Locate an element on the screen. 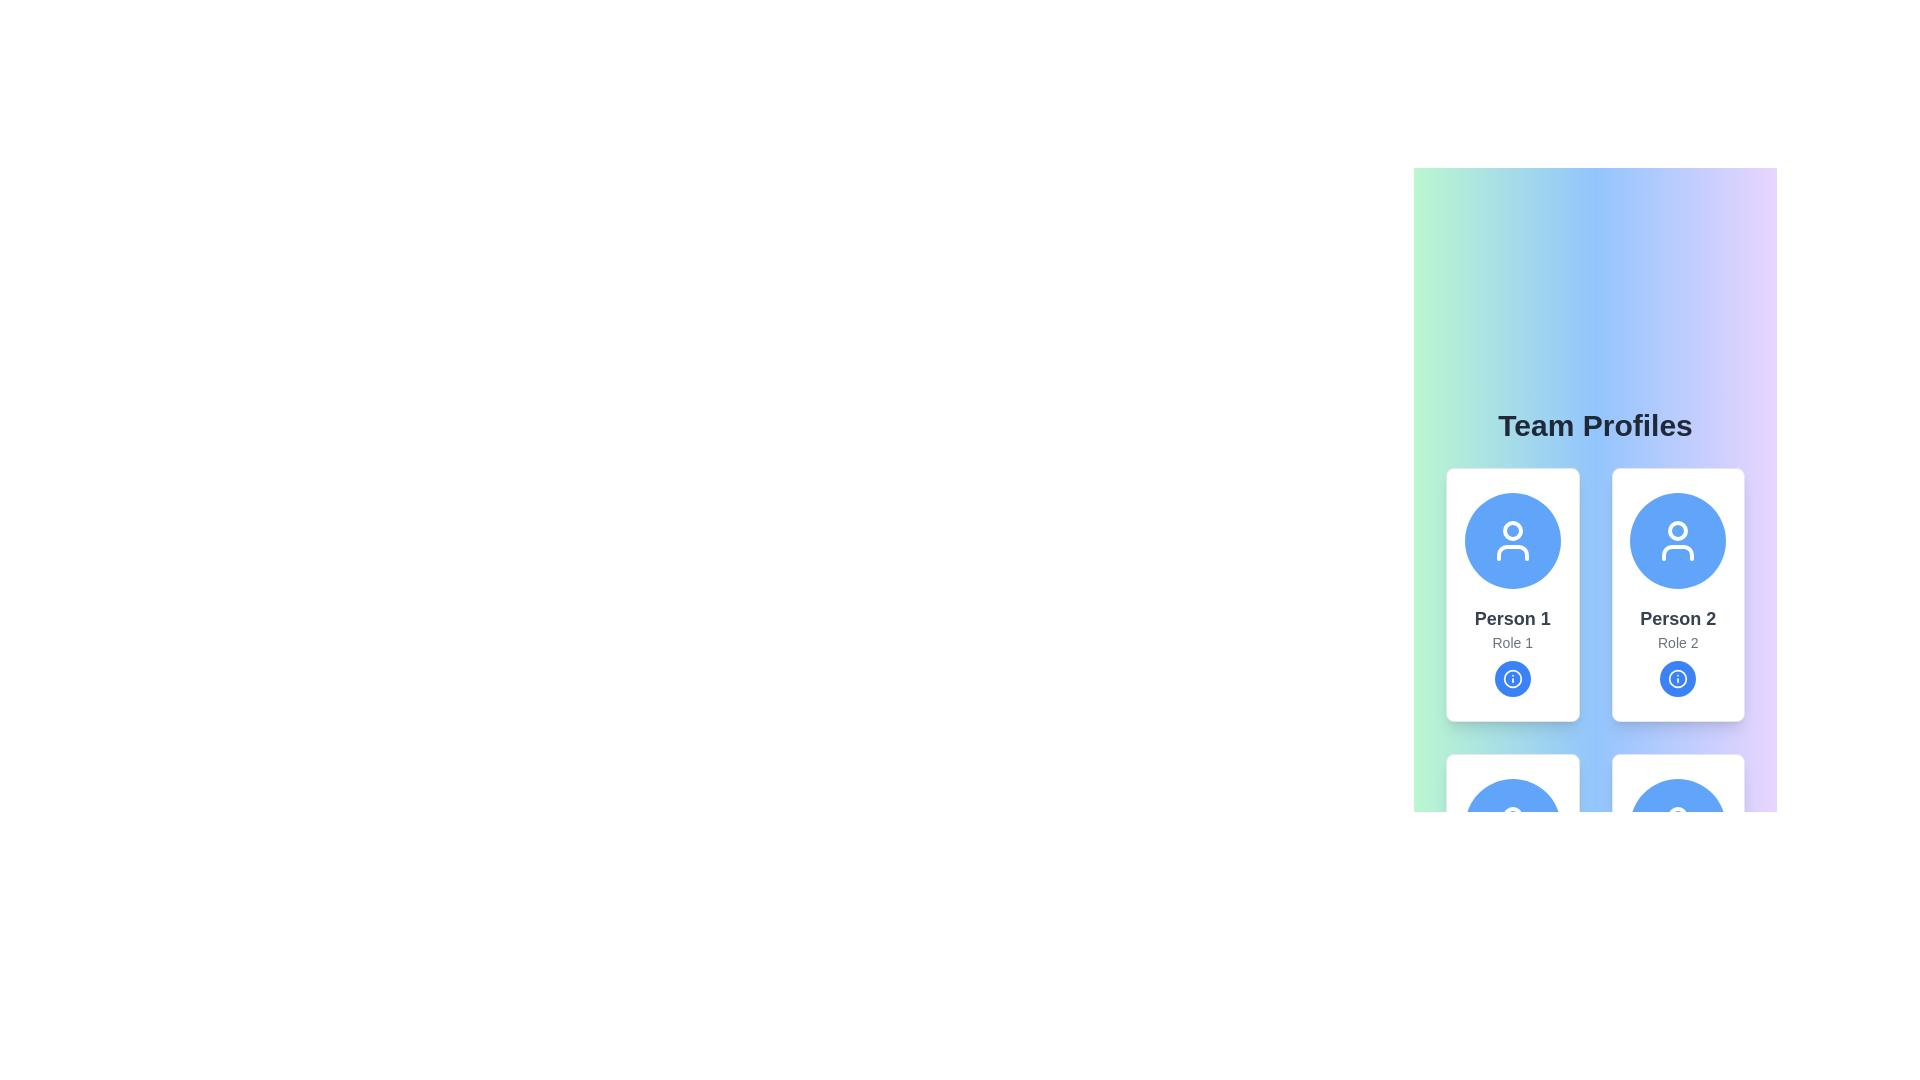 The width and height of the screenshot is (1920, 1080). the Profile Avatar representing 'Person 2' located at the top-center of the second card in the 'Team Profiles' section is located at coordinates (1678, 540).